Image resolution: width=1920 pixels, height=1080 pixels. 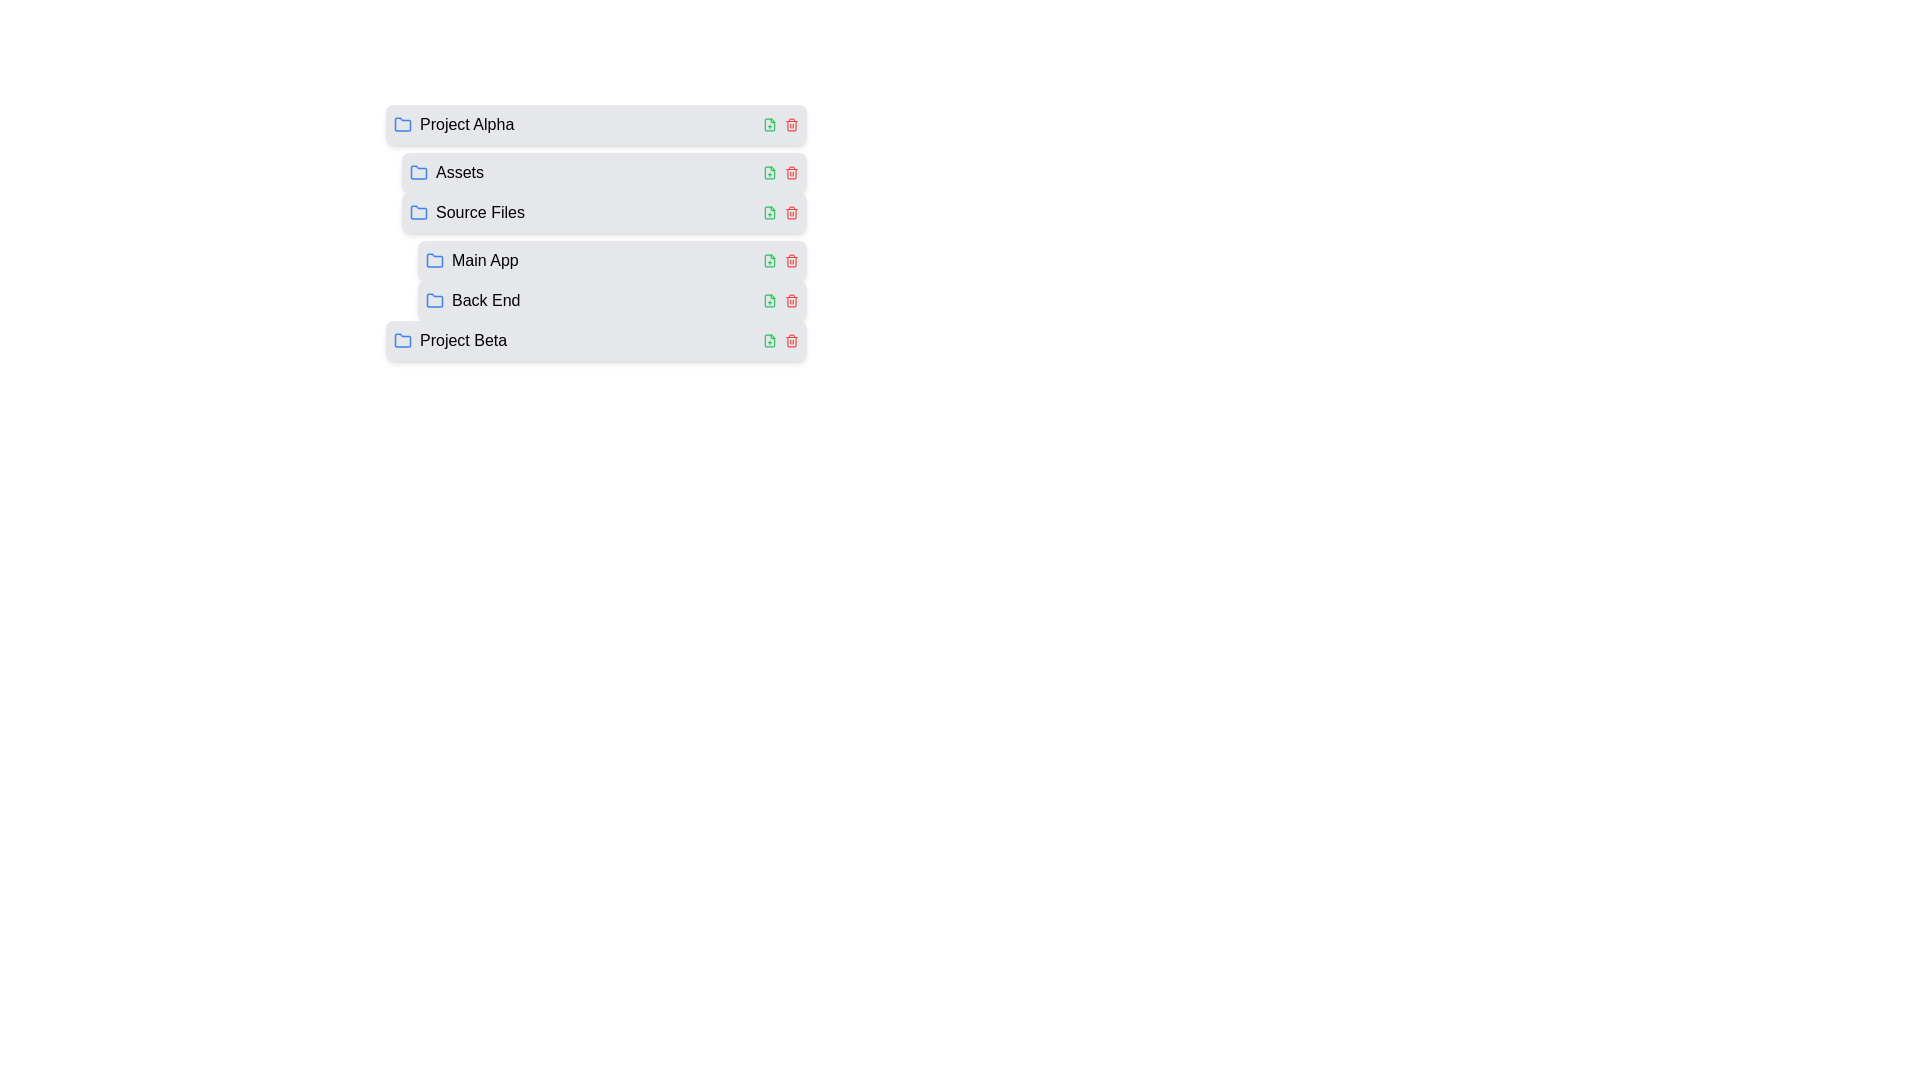 What do you see at coordinates (434, 260) in the screenshot?
I see `the folder icon with a blue outline located to the left of the text 'Main App'` at bounding box center [434, 260].